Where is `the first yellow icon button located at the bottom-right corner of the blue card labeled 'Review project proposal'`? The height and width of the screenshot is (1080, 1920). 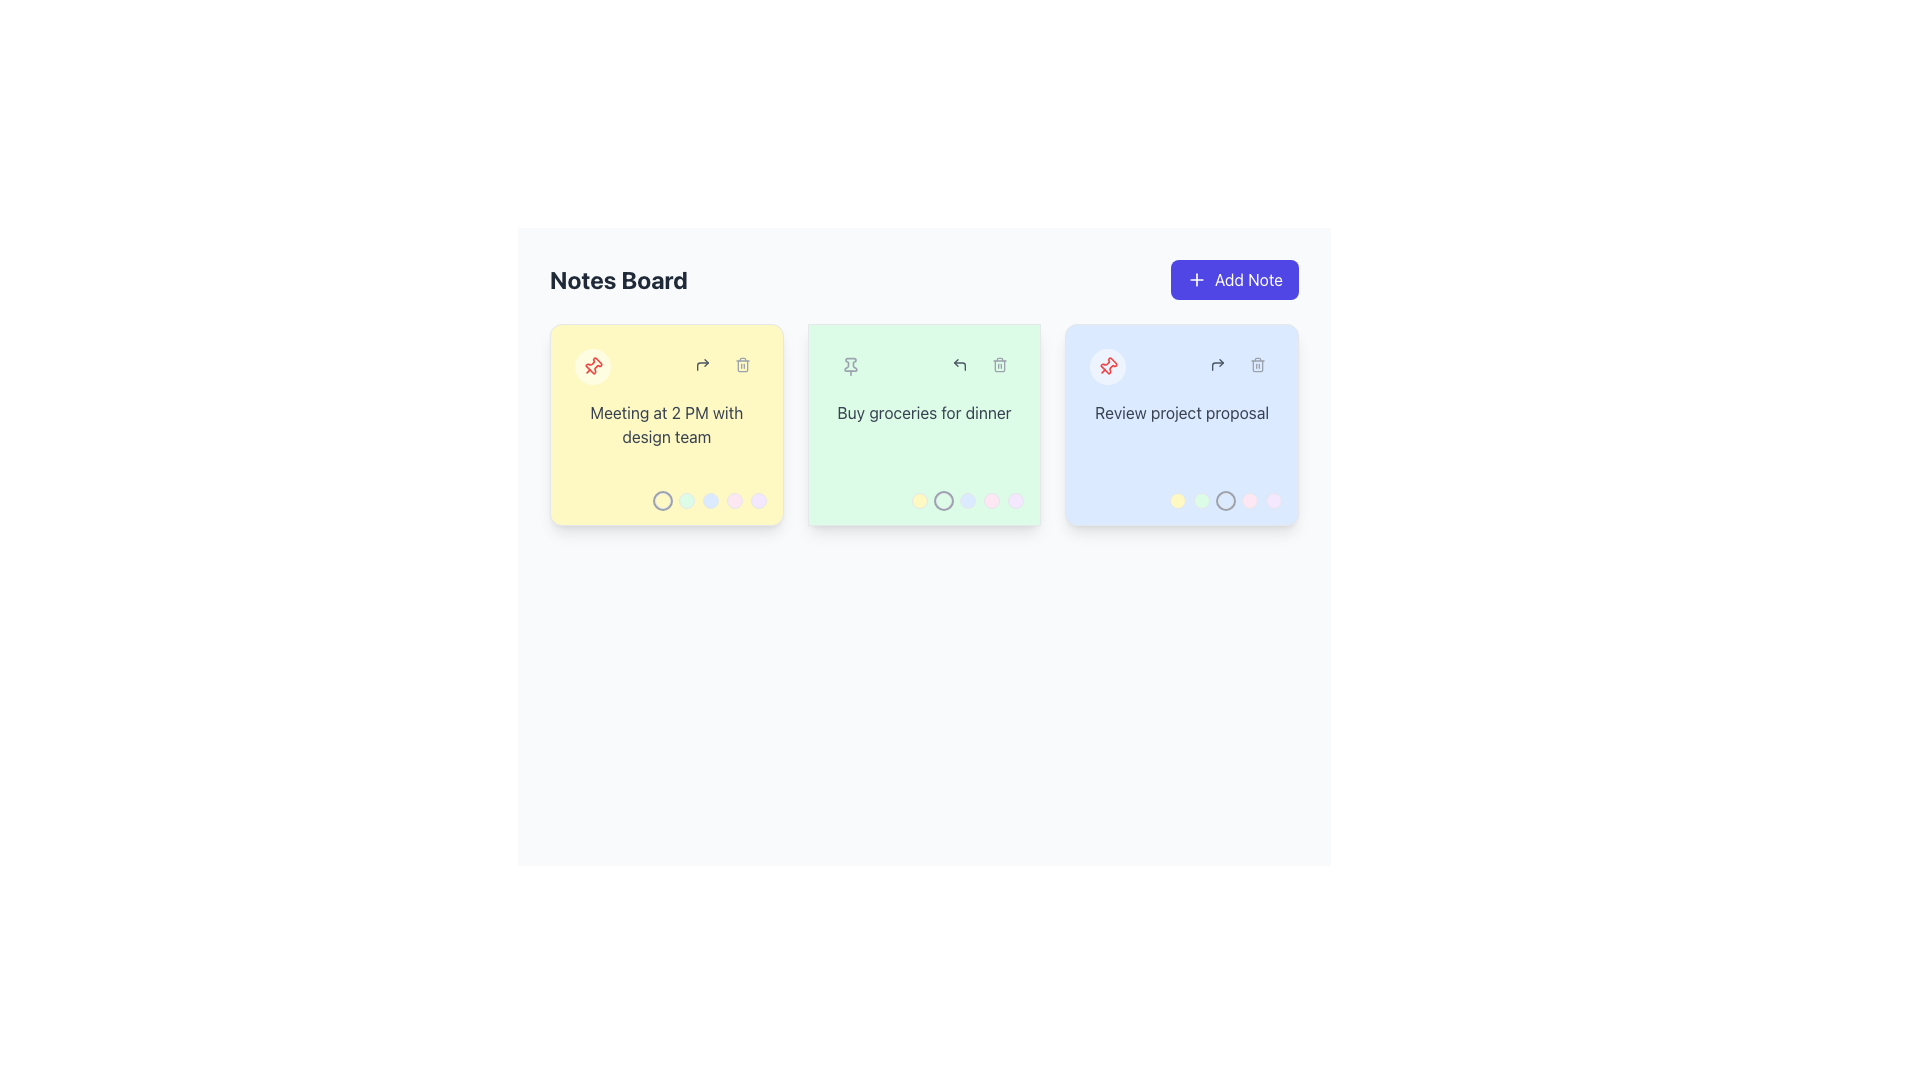
the first yellow icon button located at the bottom-right corner of the blue card labeled 'Review project proposal' is located at coordinates (1177, 500).